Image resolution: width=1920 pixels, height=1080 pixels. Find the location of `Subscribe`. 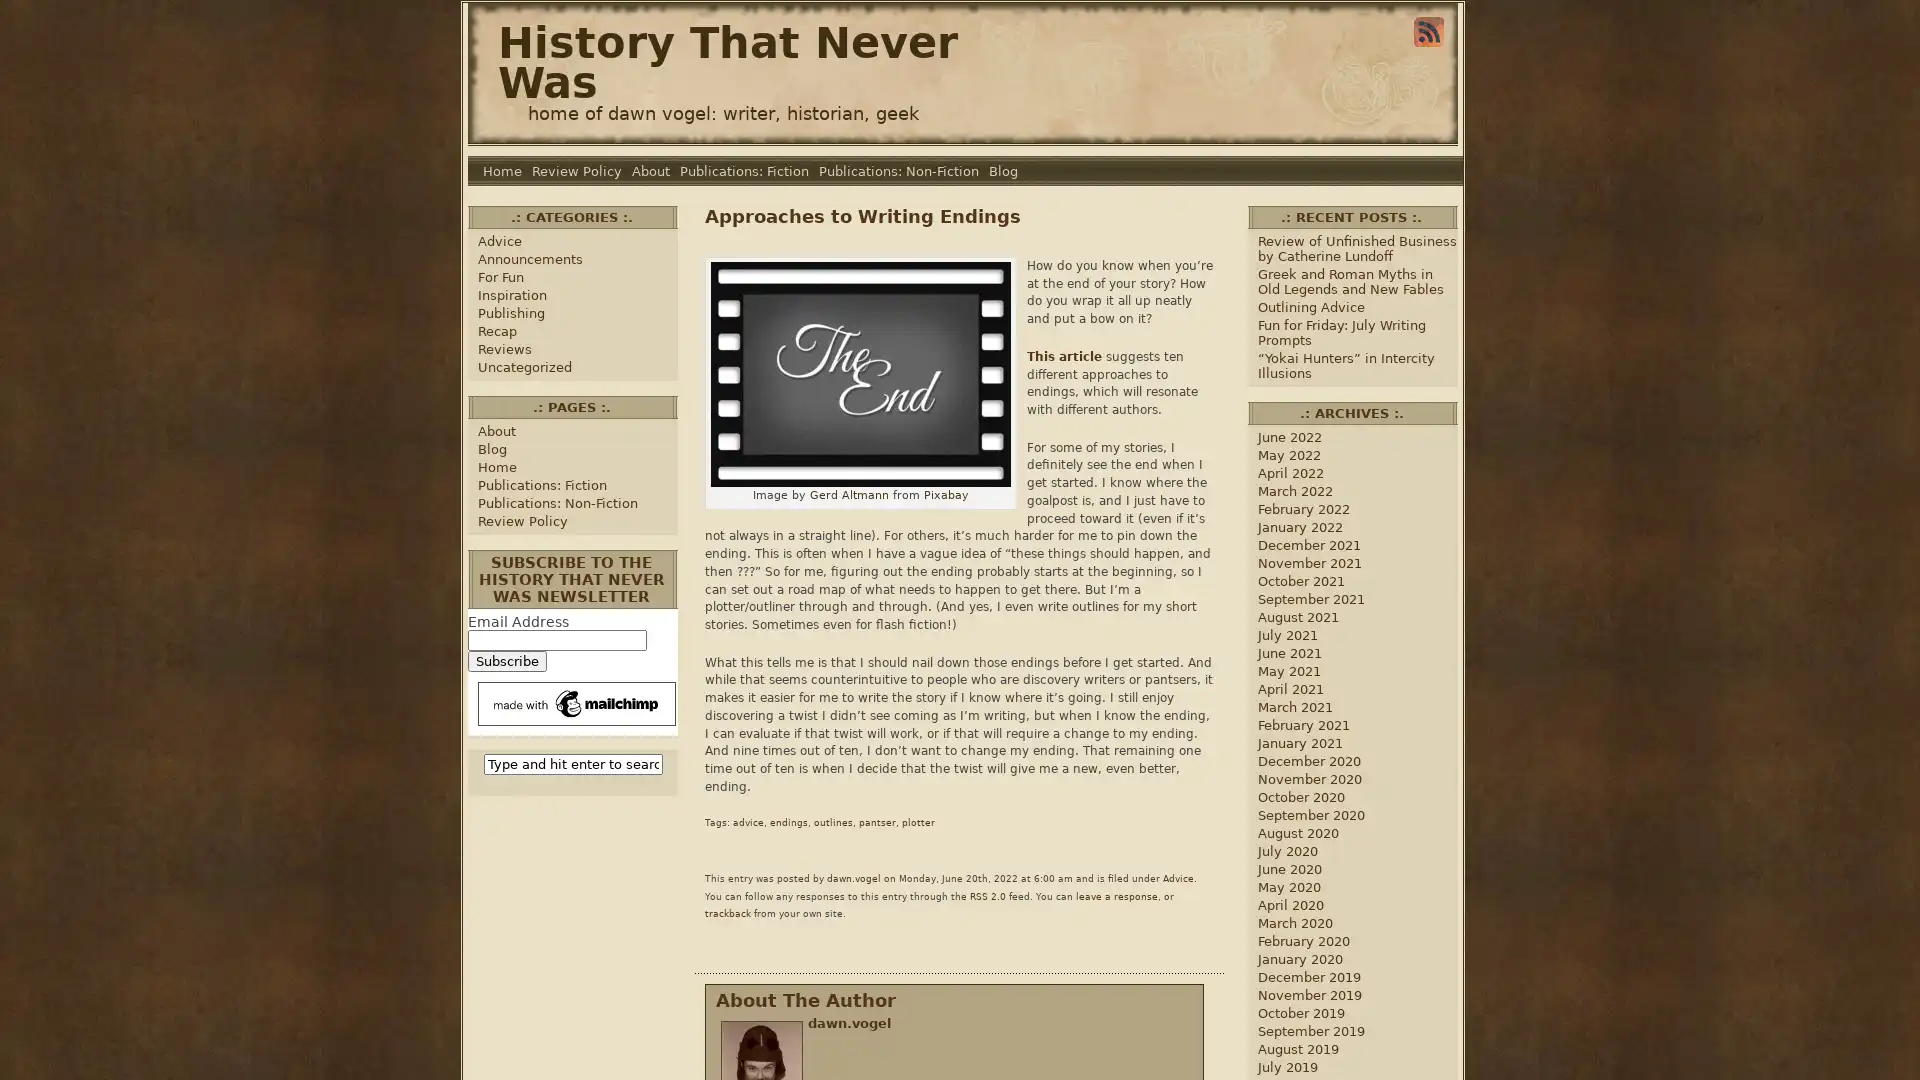

Subscribe is located at coordinates (507, 661).